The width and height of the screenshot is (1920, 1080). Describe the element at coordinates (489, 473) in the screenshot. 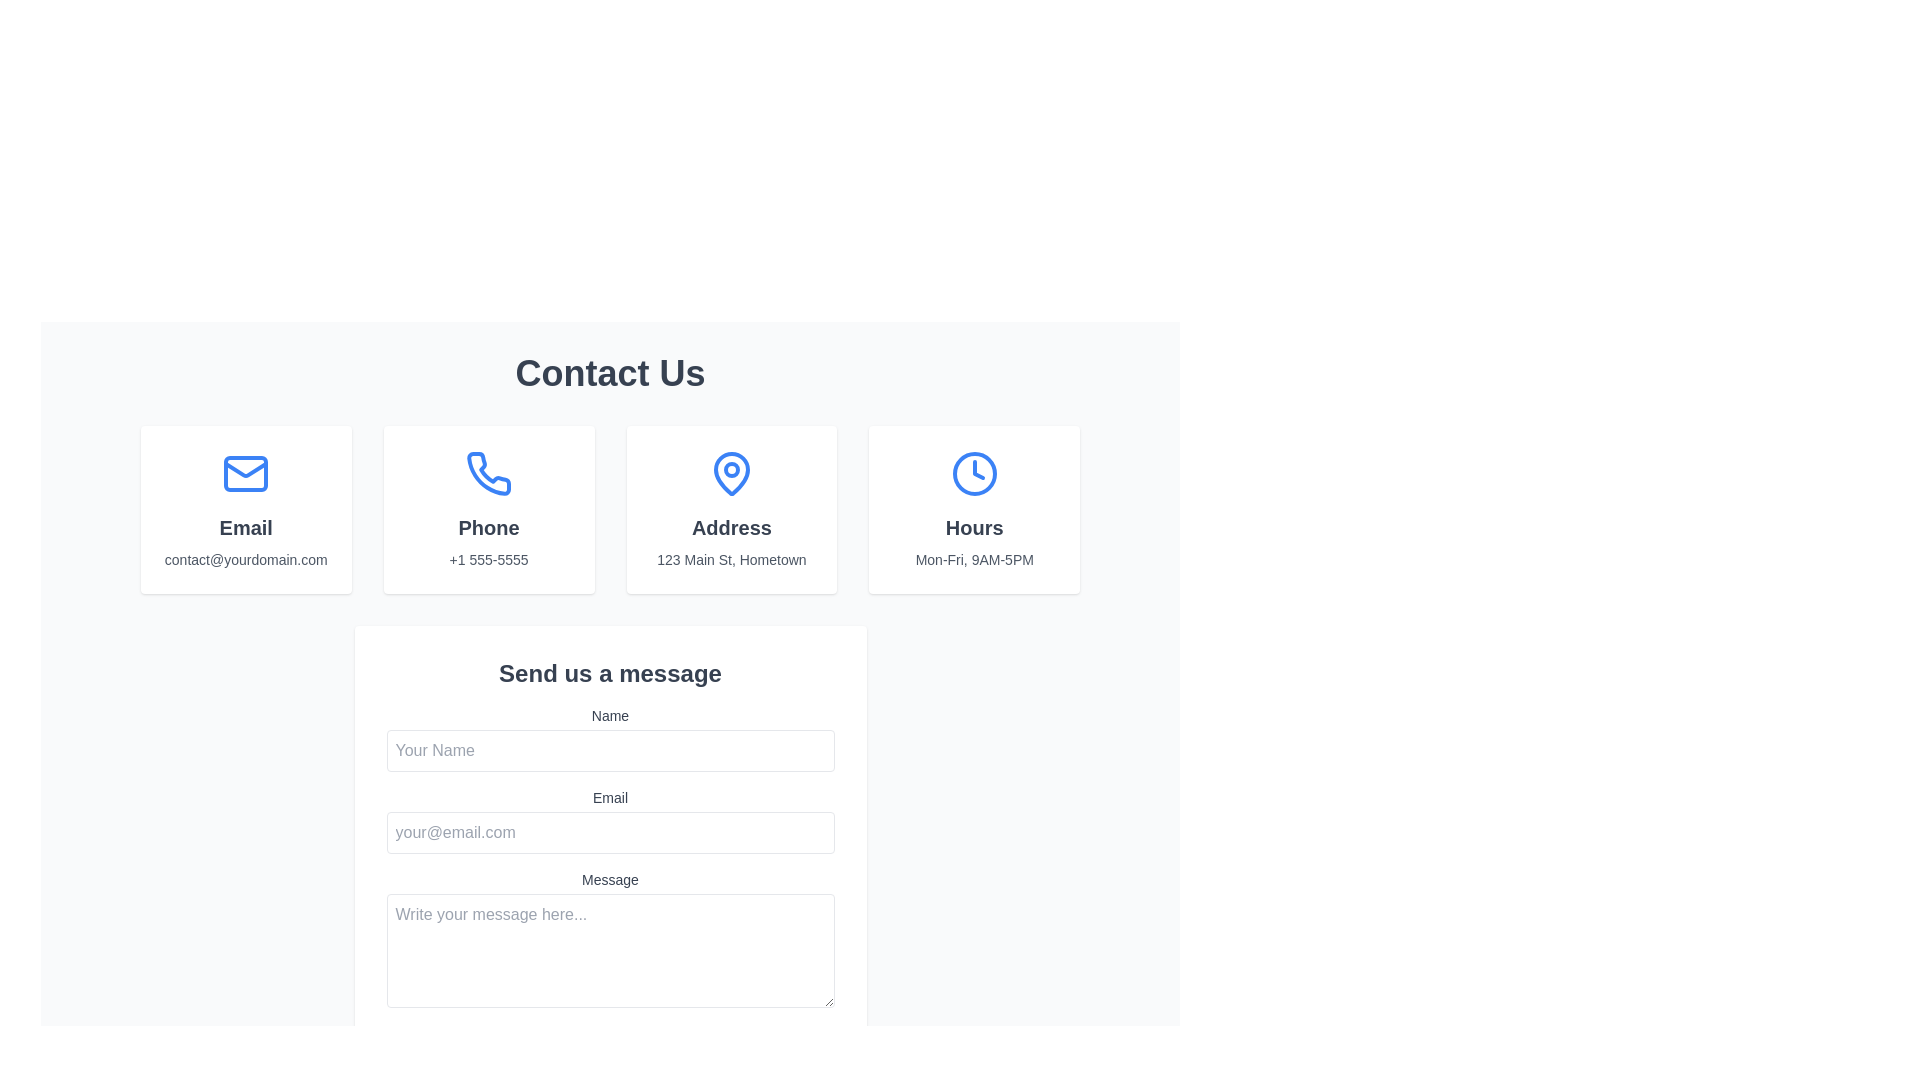

I see `the phone icon that visually represents contact by phone, located above the text 'Phone' and to the right of the 'Email' section` at that location.